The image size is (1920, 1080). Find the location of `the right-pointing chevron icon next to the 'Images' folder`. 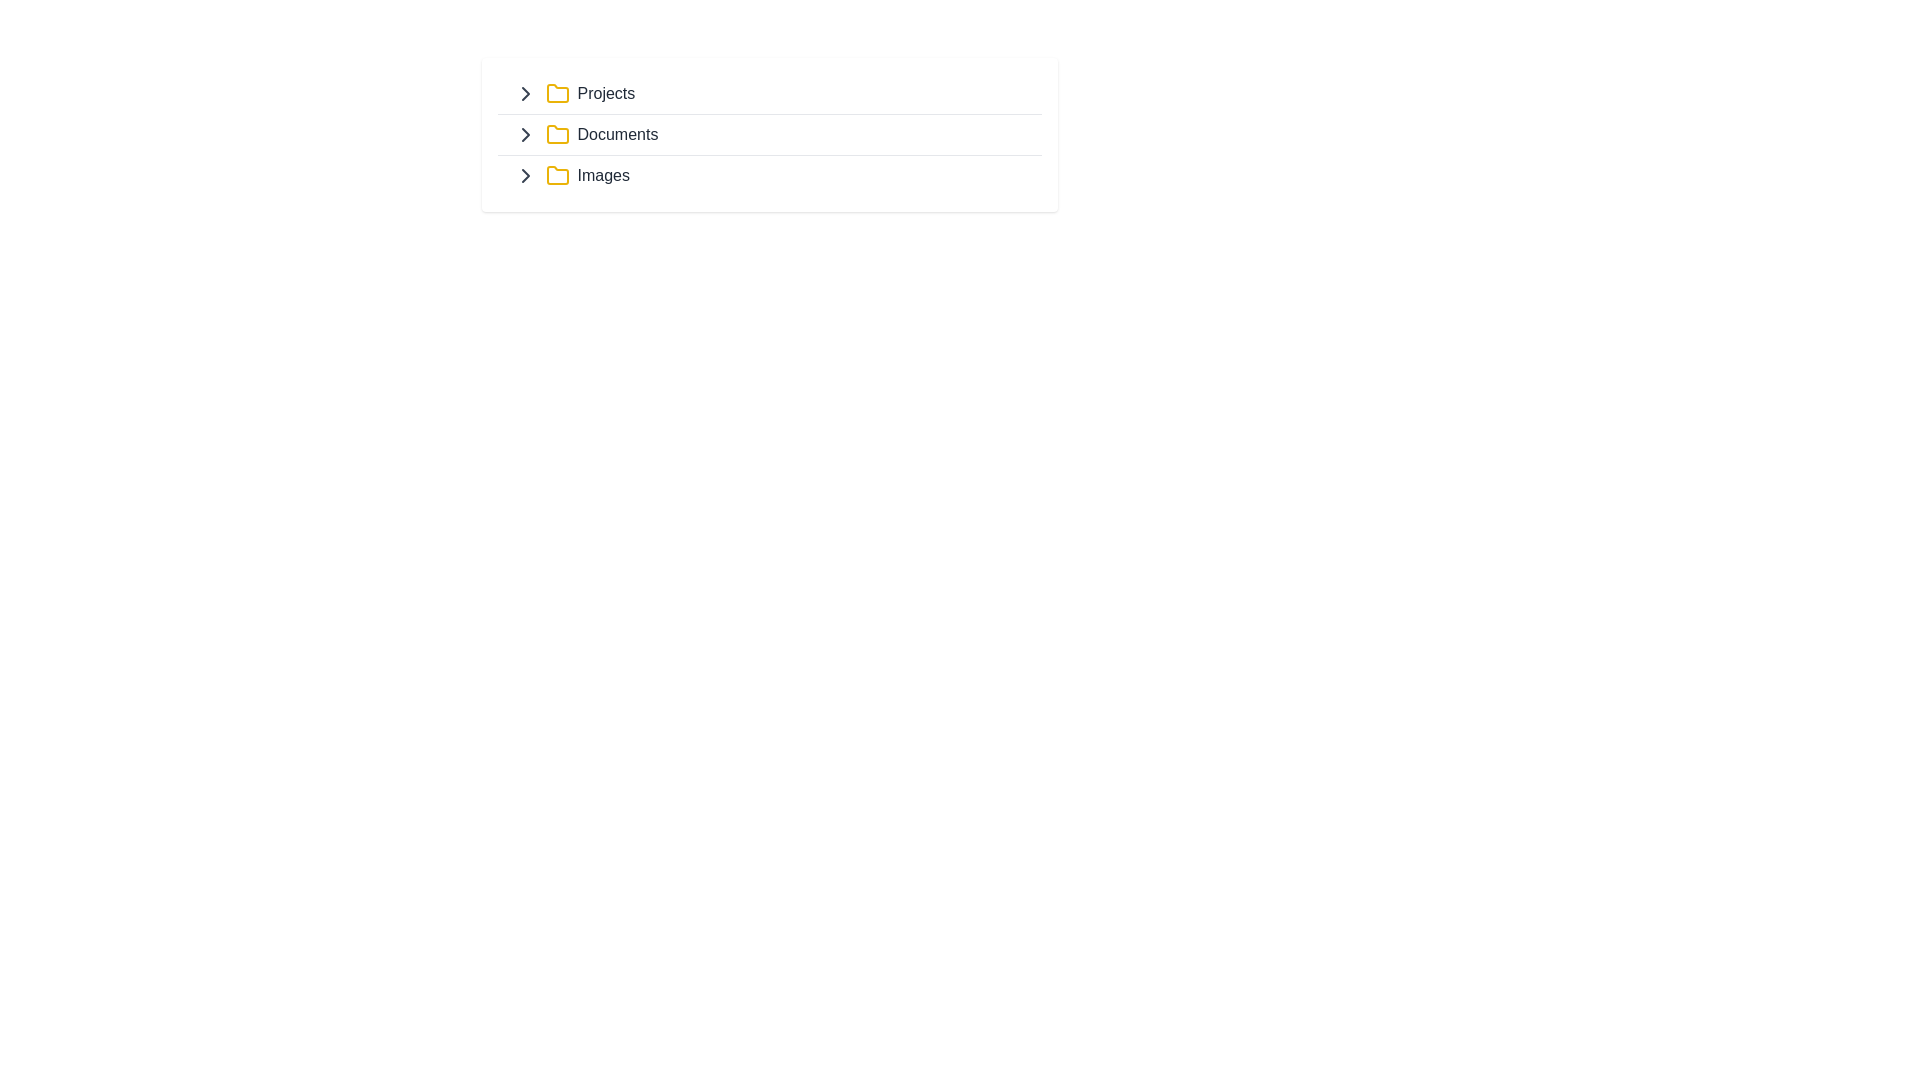

the right-pointing chevron icon next to the 'Images' folder is located at coordinates (525, 175).